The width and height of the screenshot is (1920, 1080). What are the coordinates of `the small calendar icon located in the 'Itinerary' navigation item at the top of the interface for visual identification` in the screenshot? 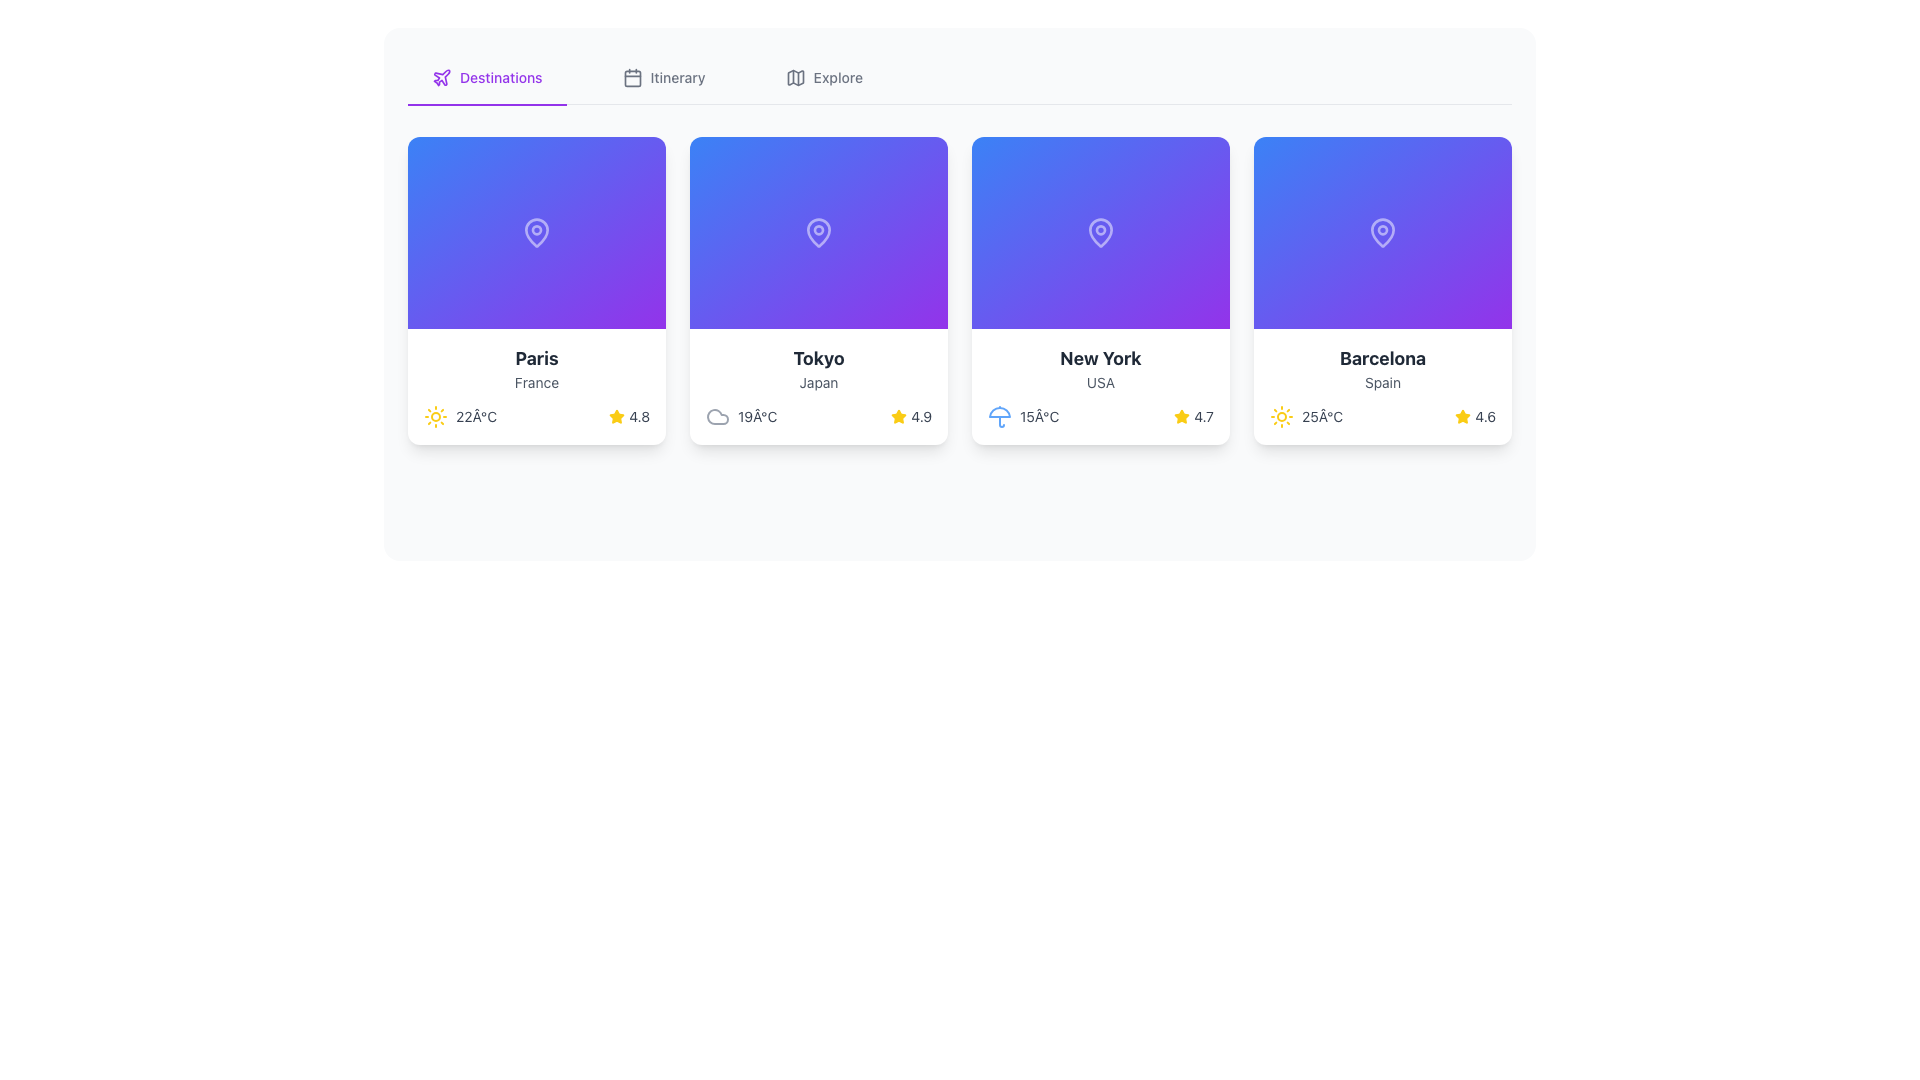 It's located at (631, 76).